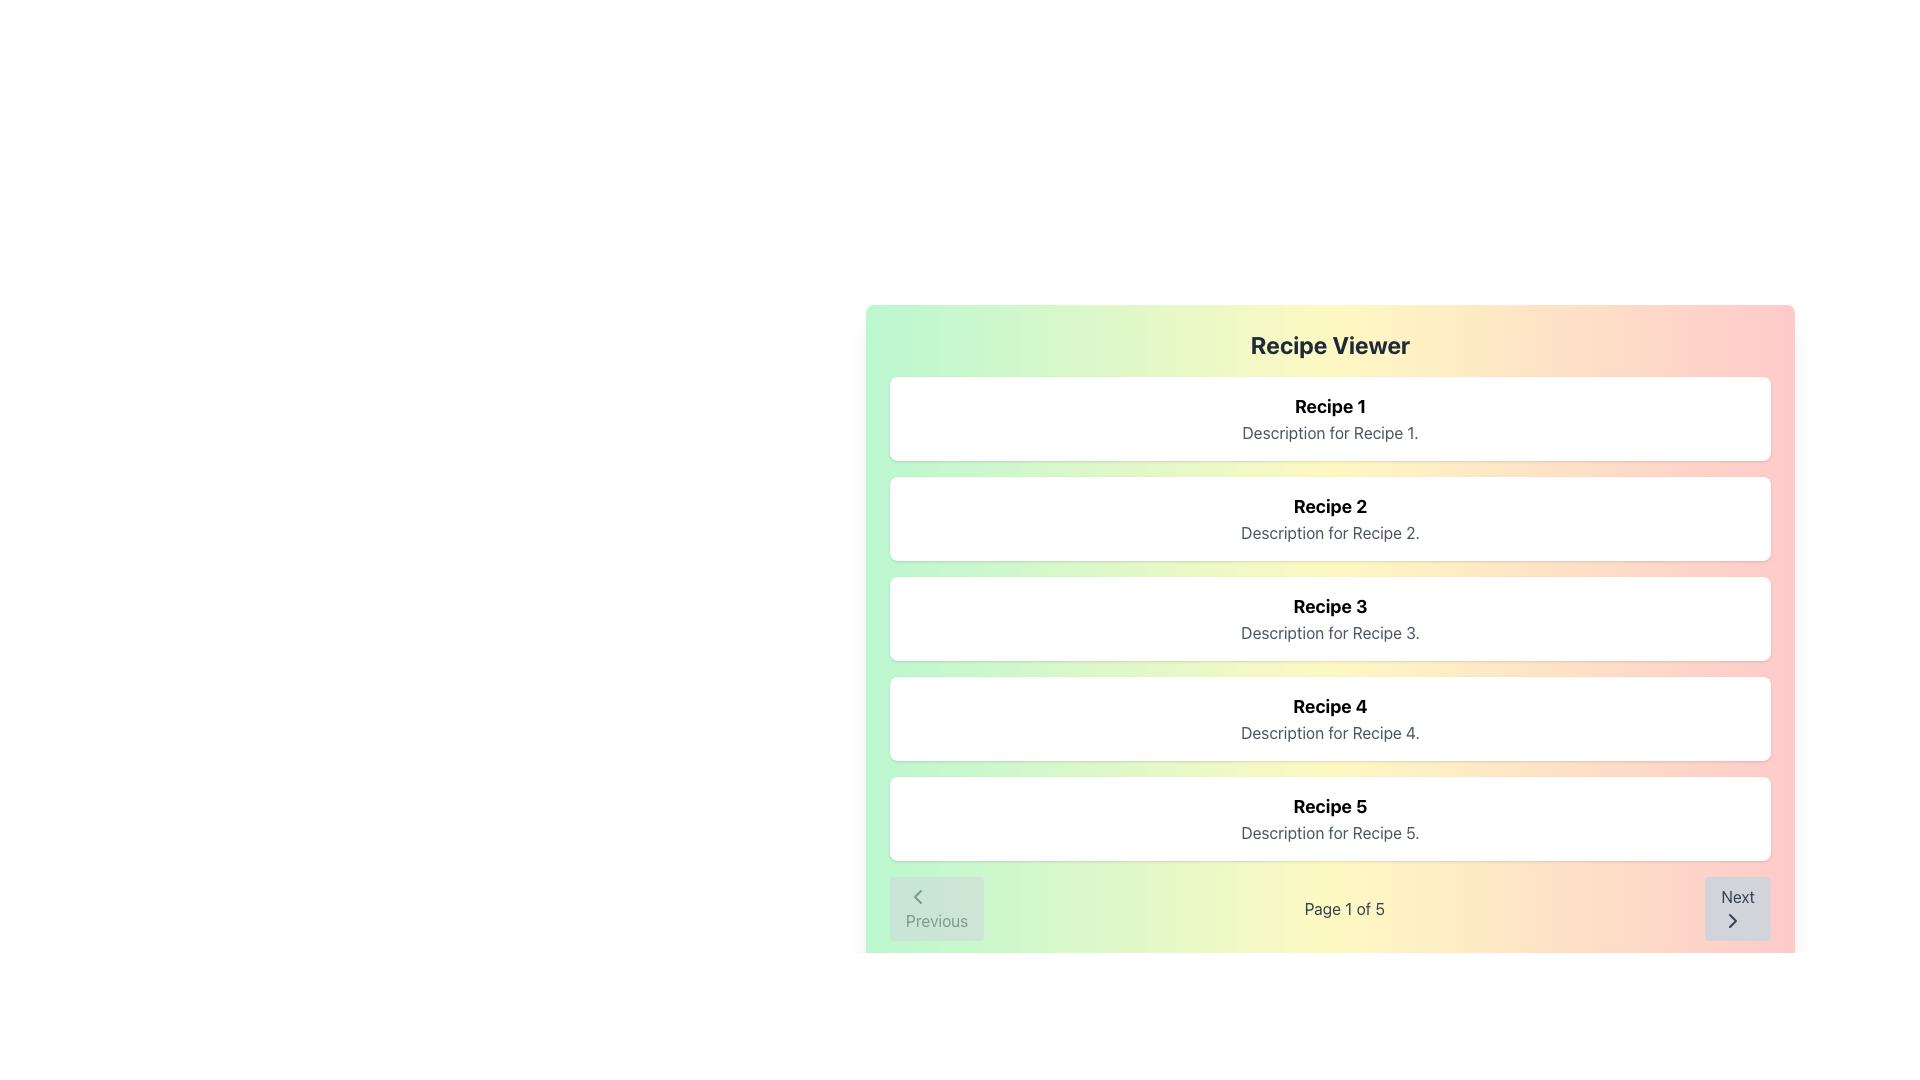 This screenshot has width=1920, height=1080. What do you see at coordinates (1330, 632) in the screenshot?
I see `the descriptive text element for 'Recipe 3' located centrally under the heading, which provides details about the recipe` at bounding box center [1330, 632].